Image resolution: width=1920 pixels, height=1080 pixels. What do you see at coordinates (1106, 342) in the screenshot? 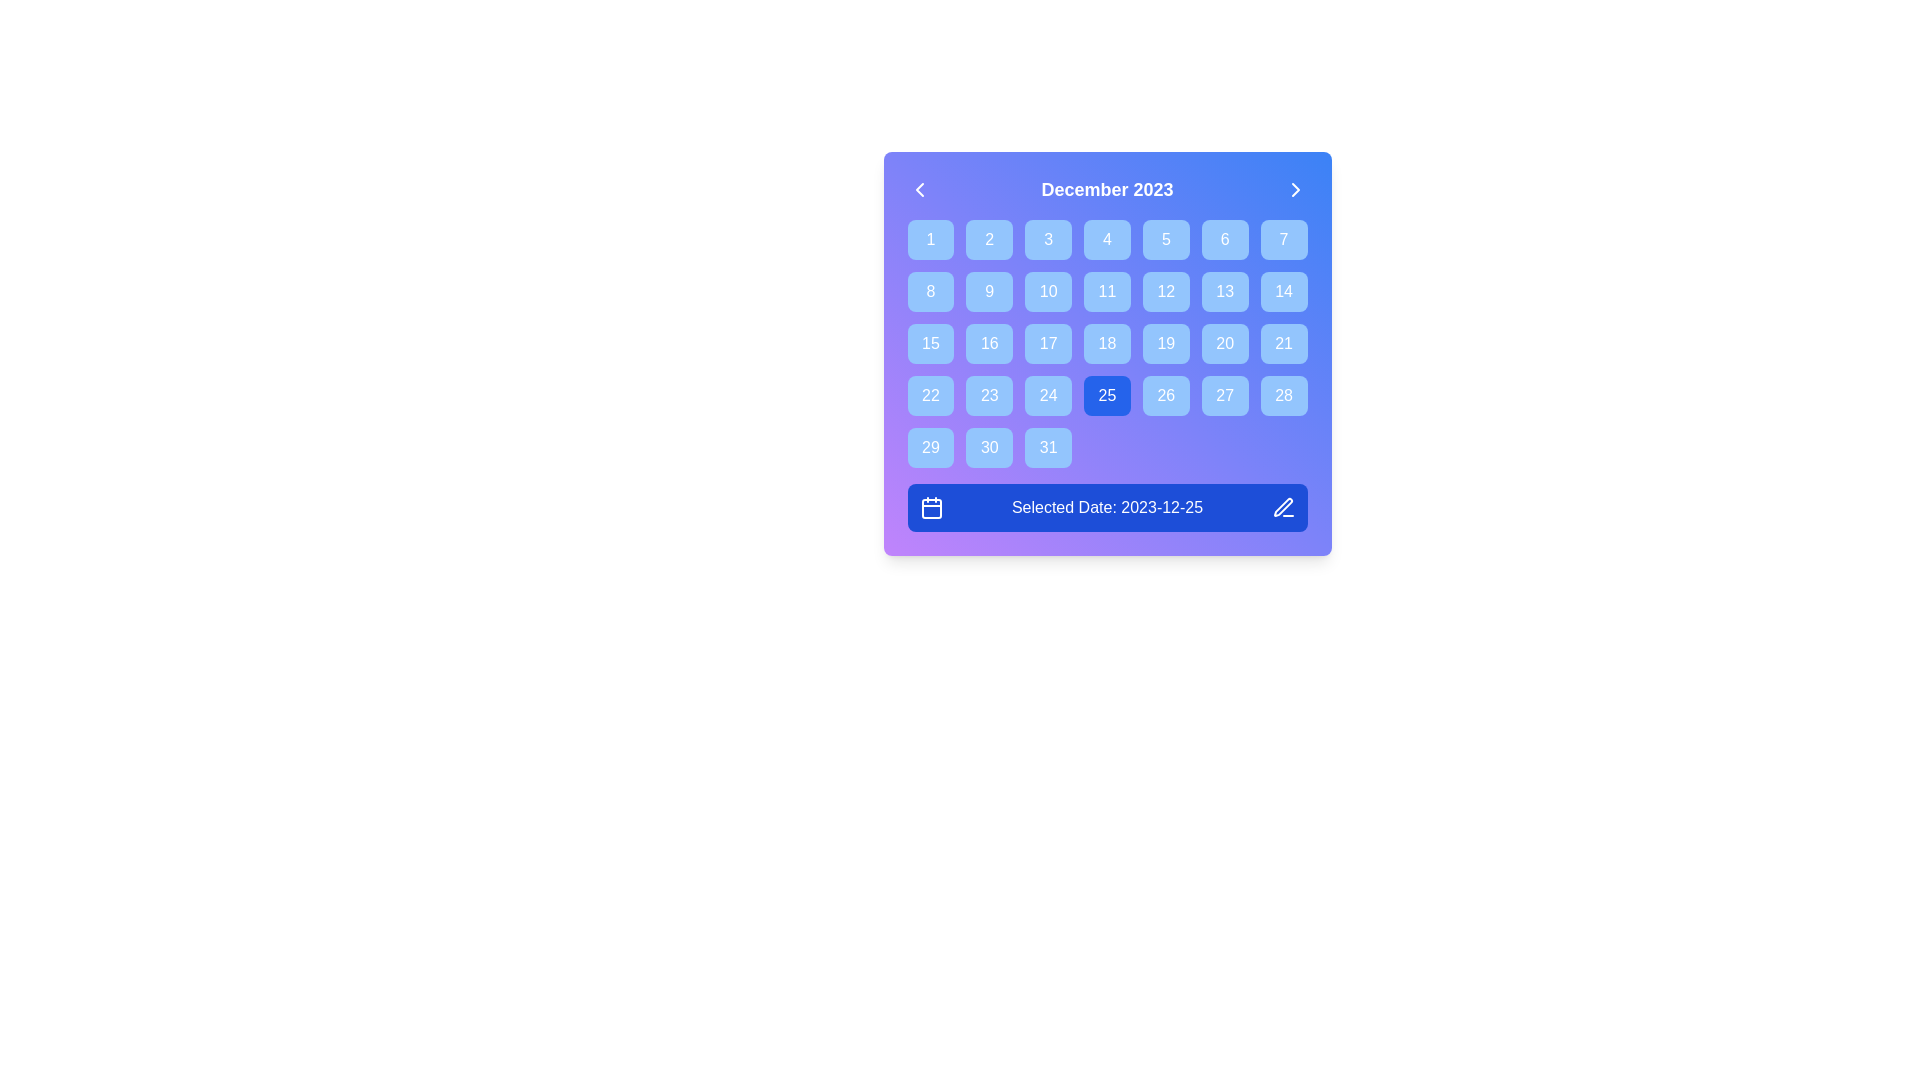
I see `the blue rounded rectangle button displaying the number '18' located in the fourth row and fourth column of the calendar grid` at bounding box center [1106, 342].